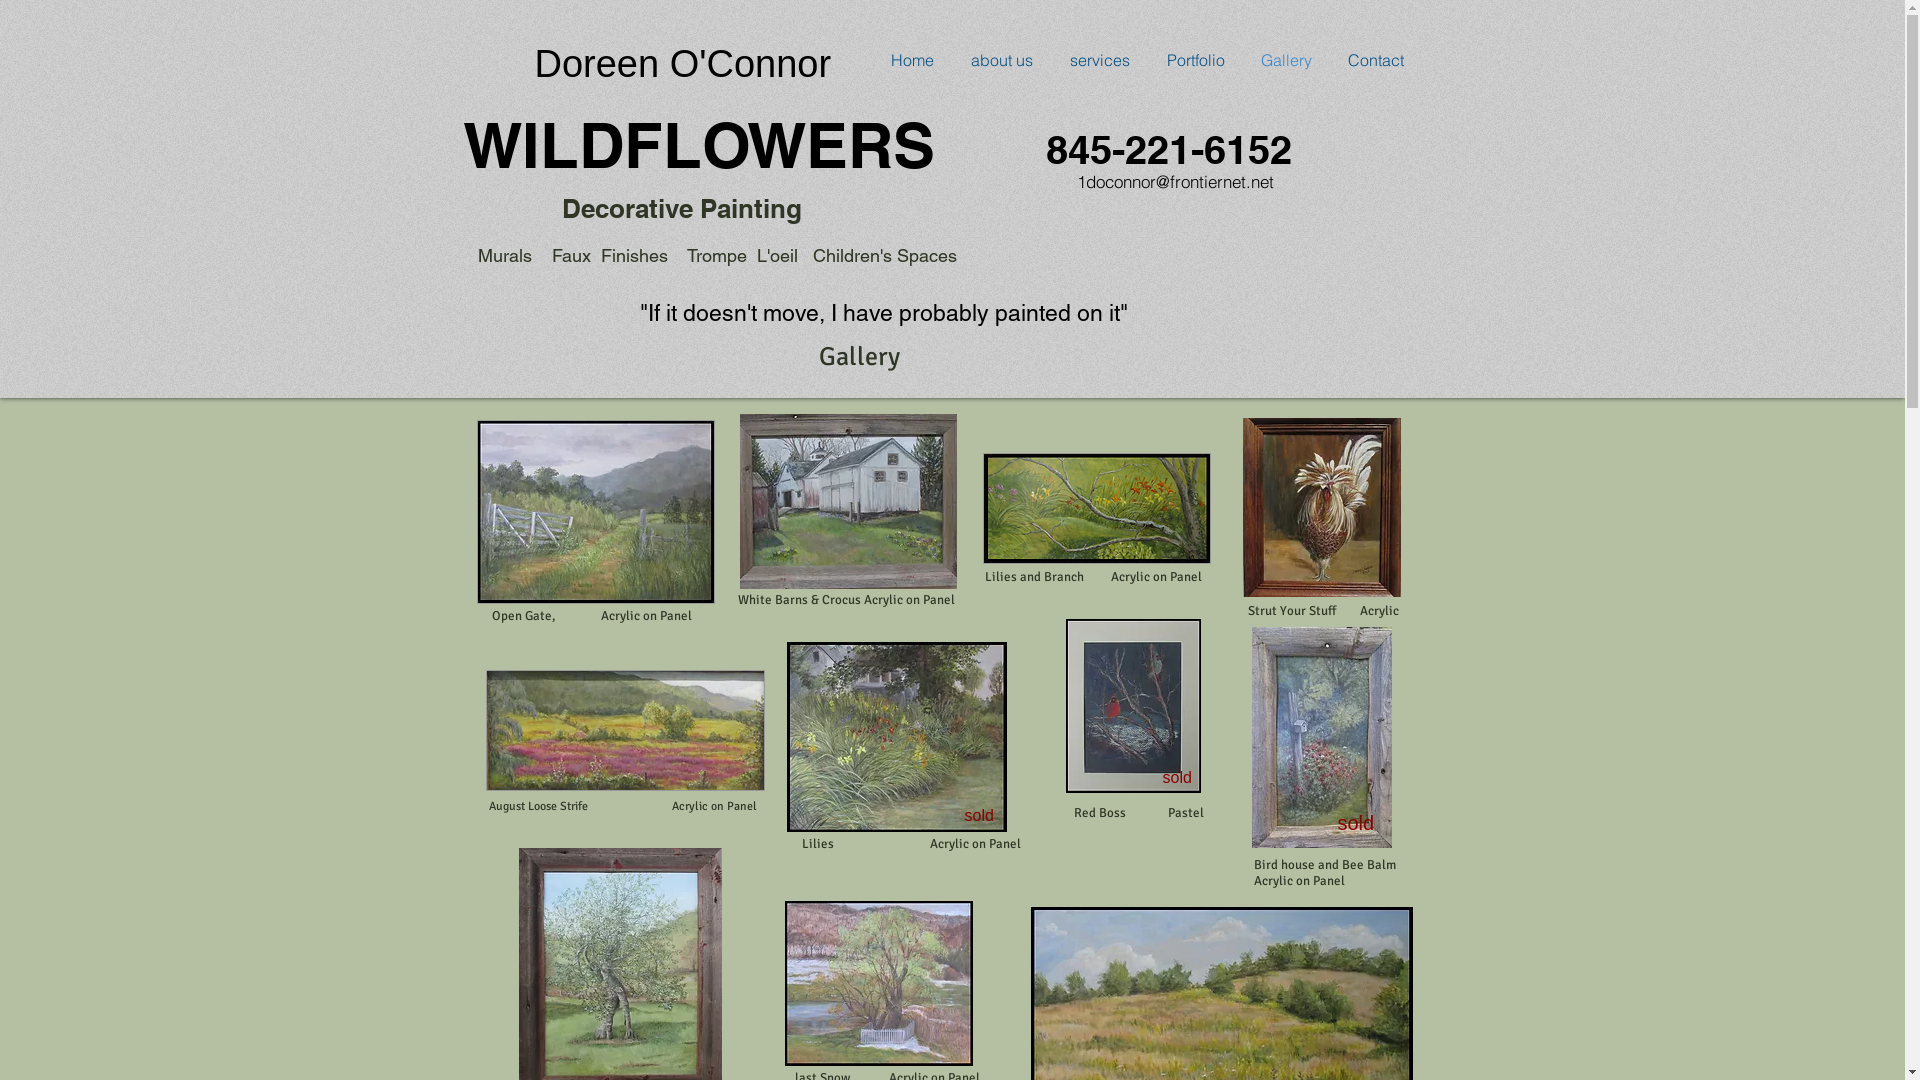 This screenshot has width=1920, height=1080. What do you see at coordinates (594, 511) in the screenshot?
I see `'IMG_1422_edited.jpg'` at bounding box center [594, 511].